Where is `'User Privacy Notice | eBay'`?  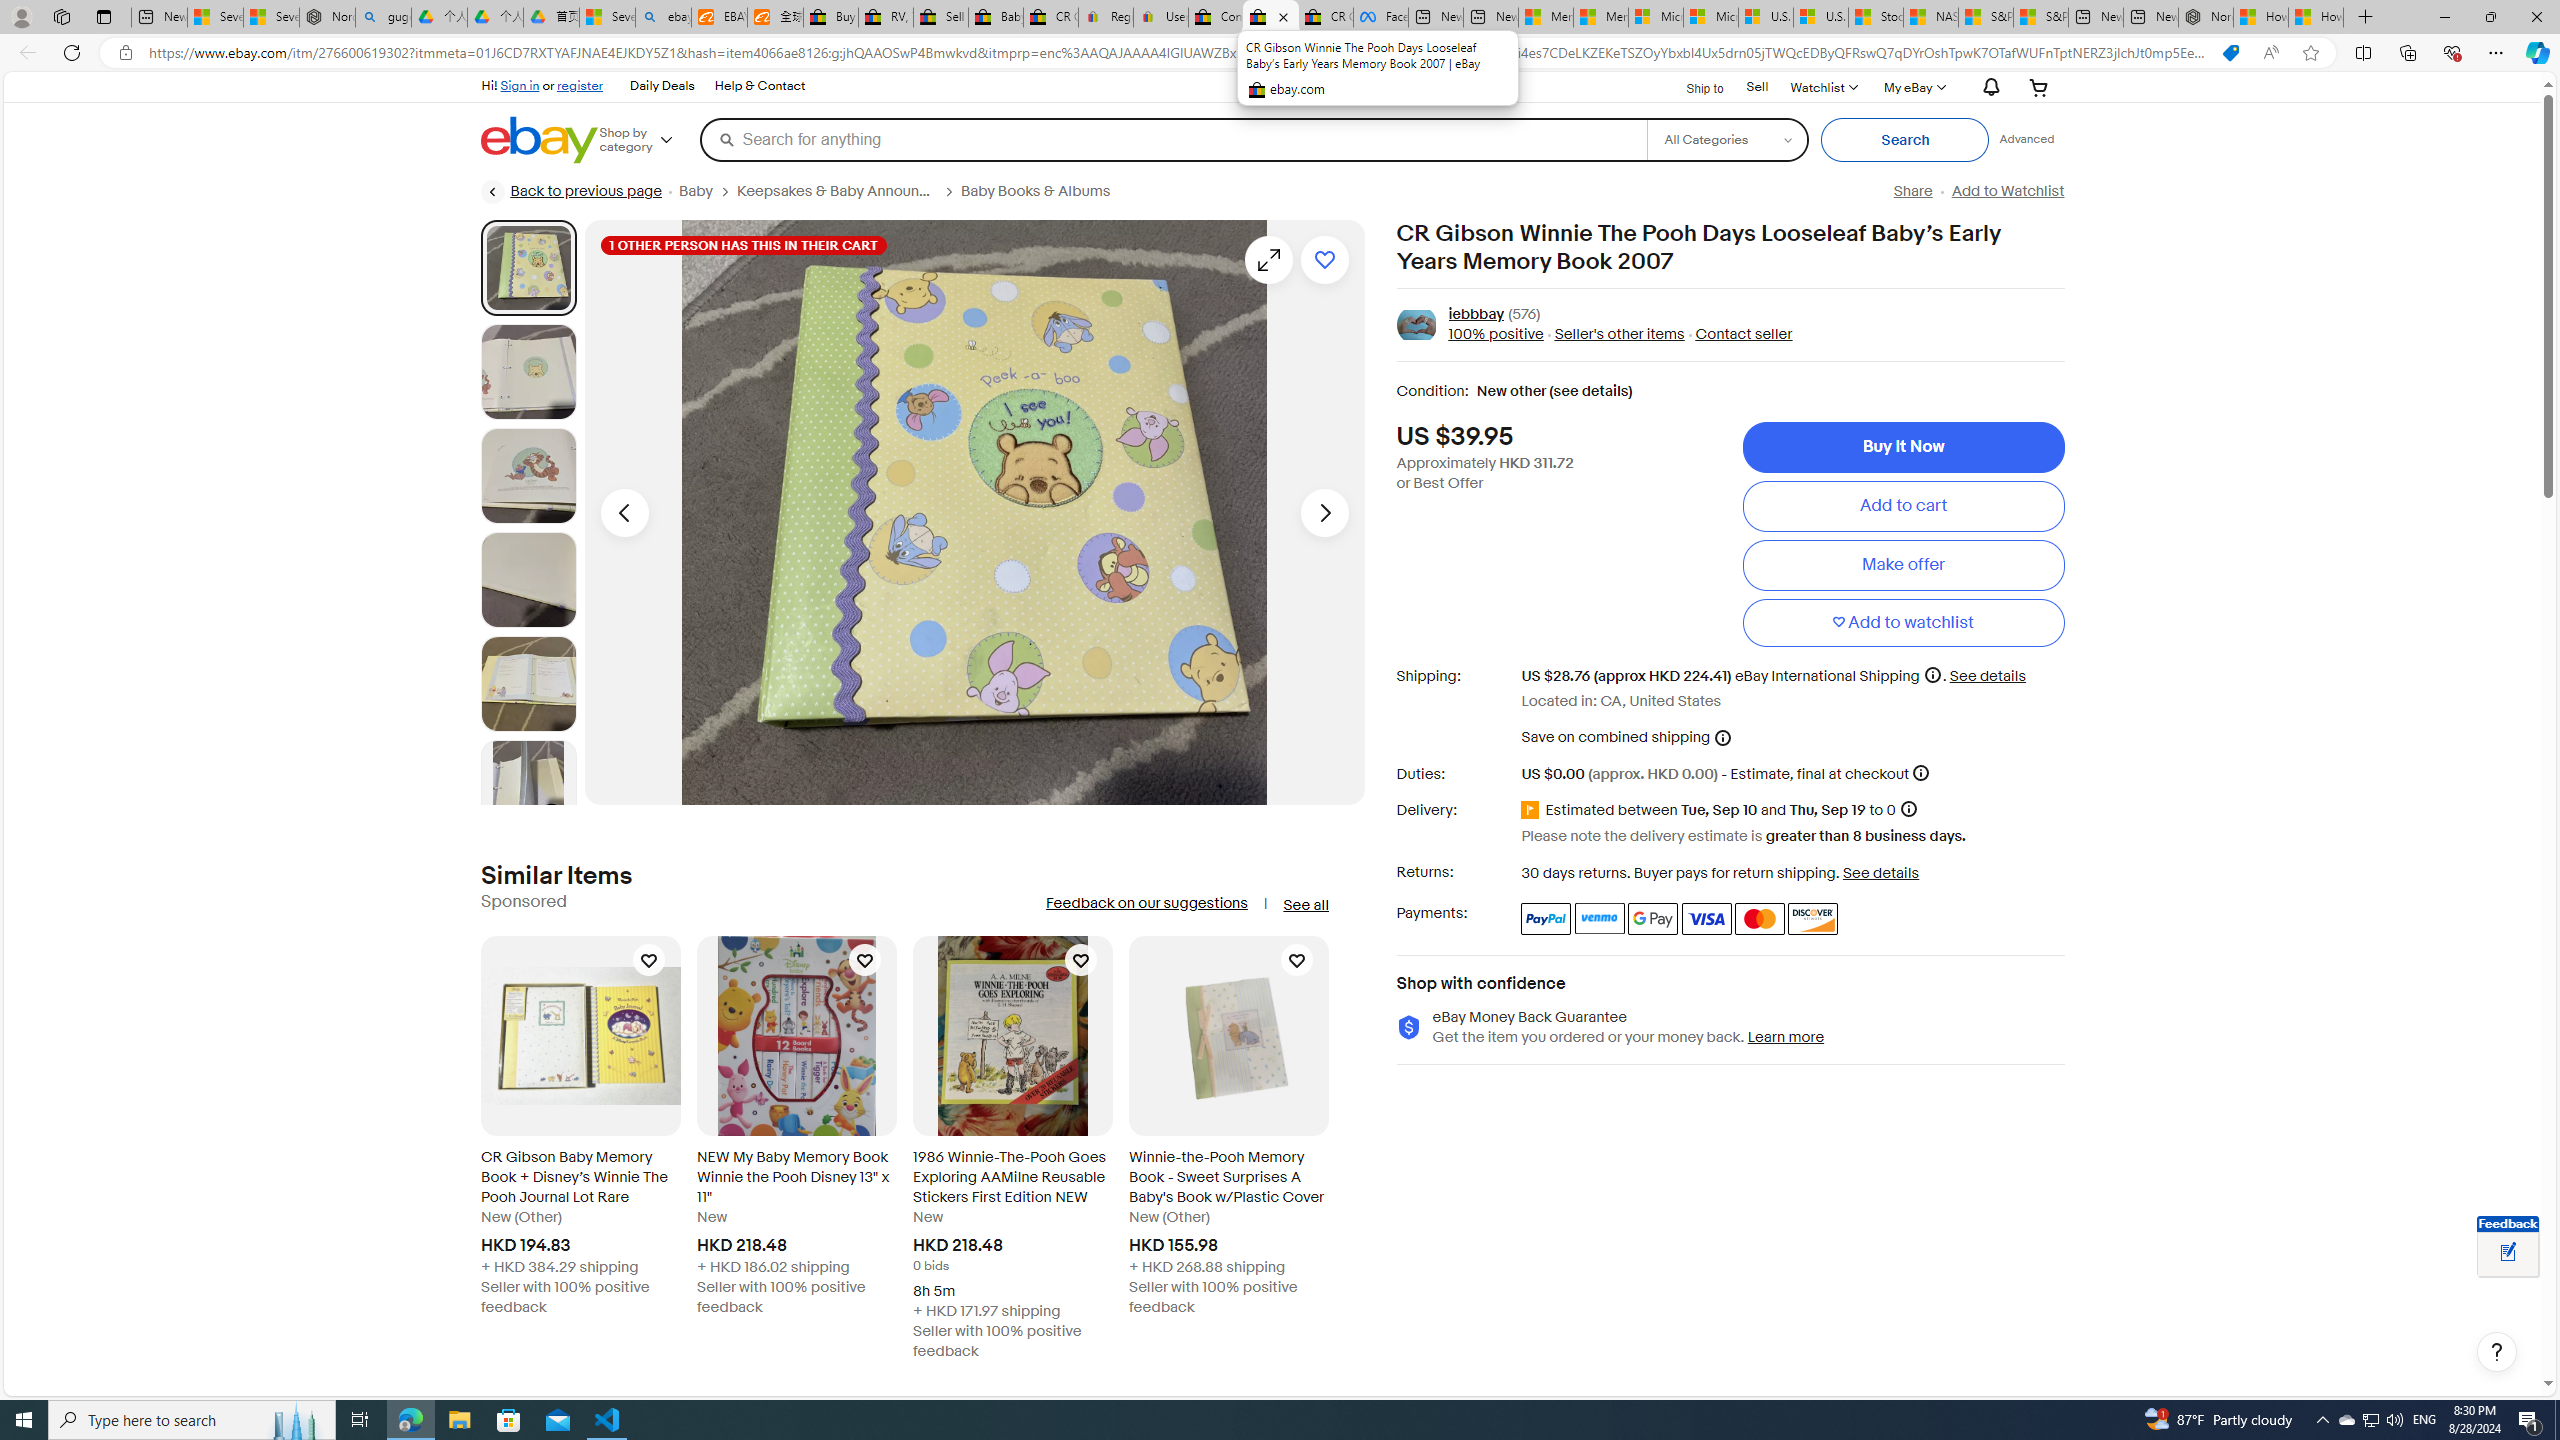 'User Privacy Notice | eBay' is located at coordinates (1159, 16).